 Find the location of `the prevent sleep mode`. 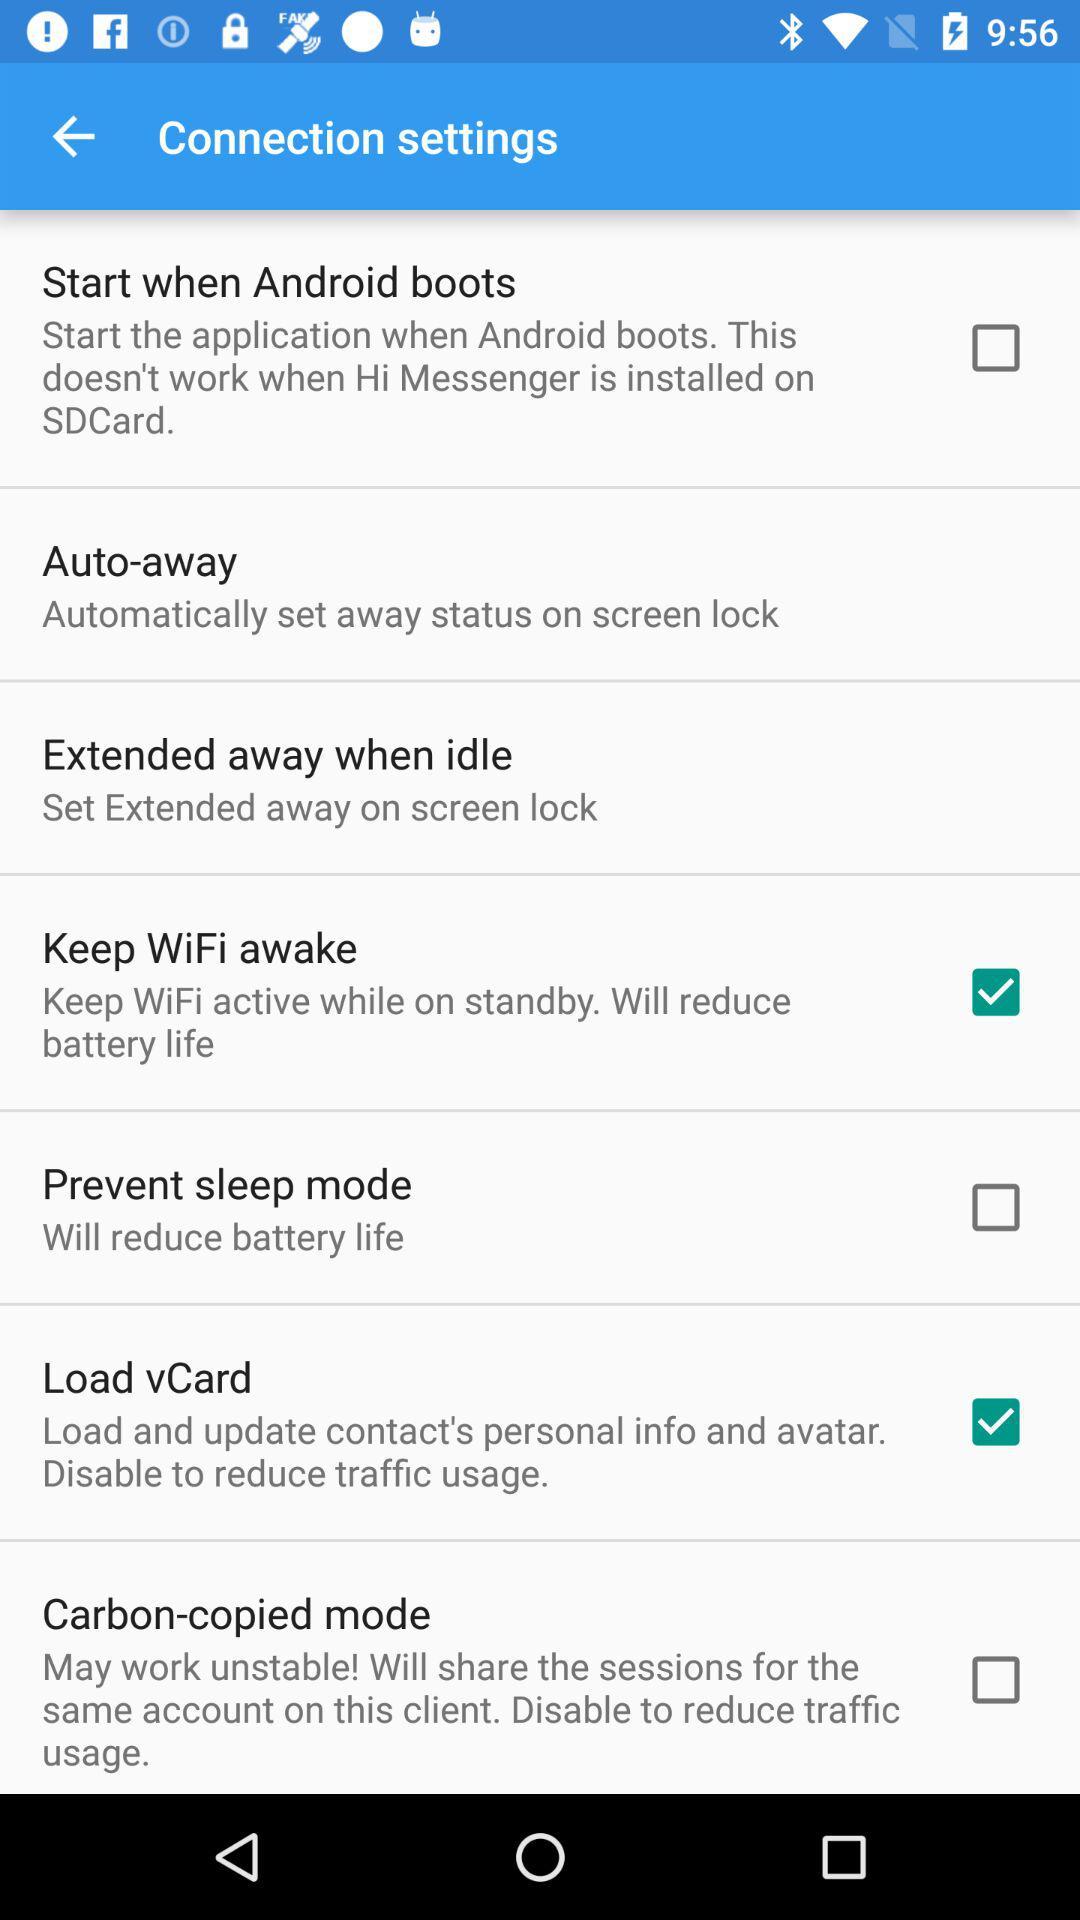

the prevent sleep mode is located at coordinates (226, 1182).